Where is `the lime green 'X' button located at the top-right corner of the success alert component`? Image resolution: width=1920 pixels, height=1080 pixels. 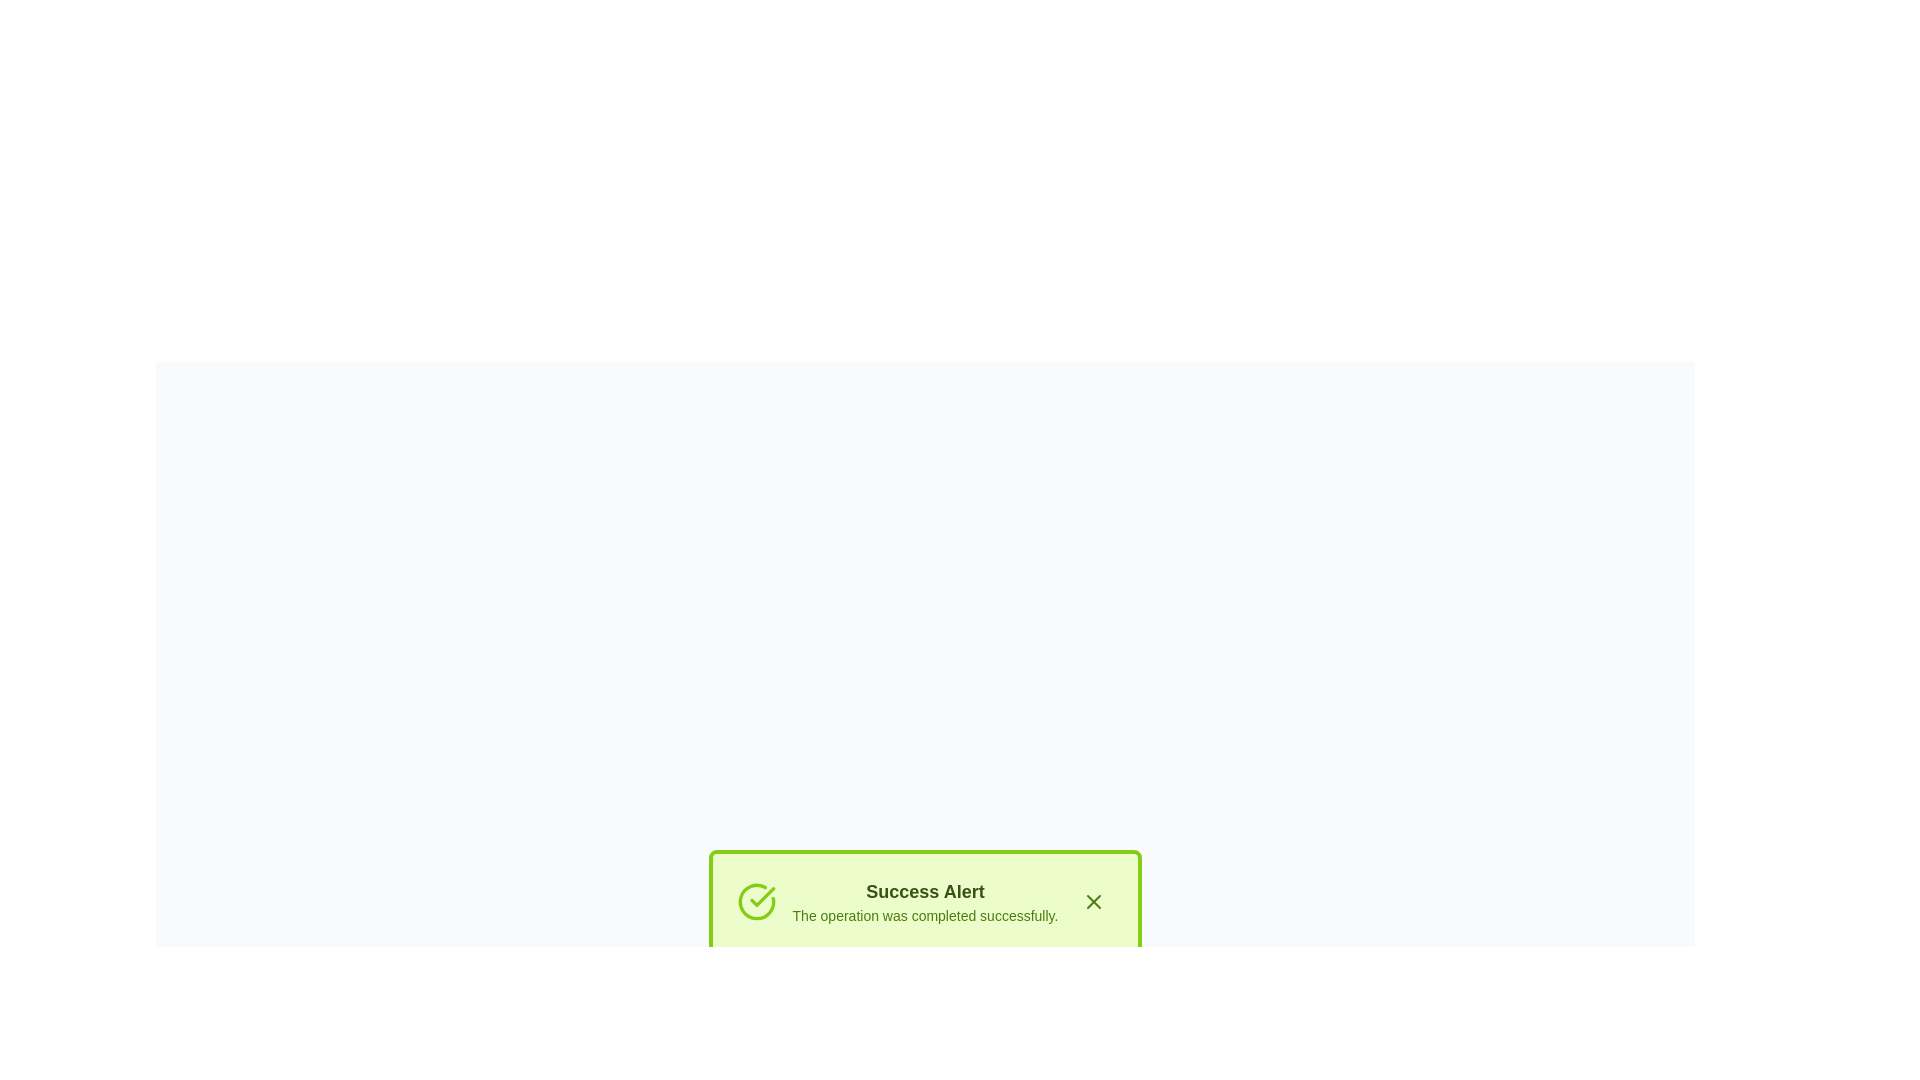
the lime green 'X' button located at the top-right corner of the success alert component is located at coordinates (1093, 902).